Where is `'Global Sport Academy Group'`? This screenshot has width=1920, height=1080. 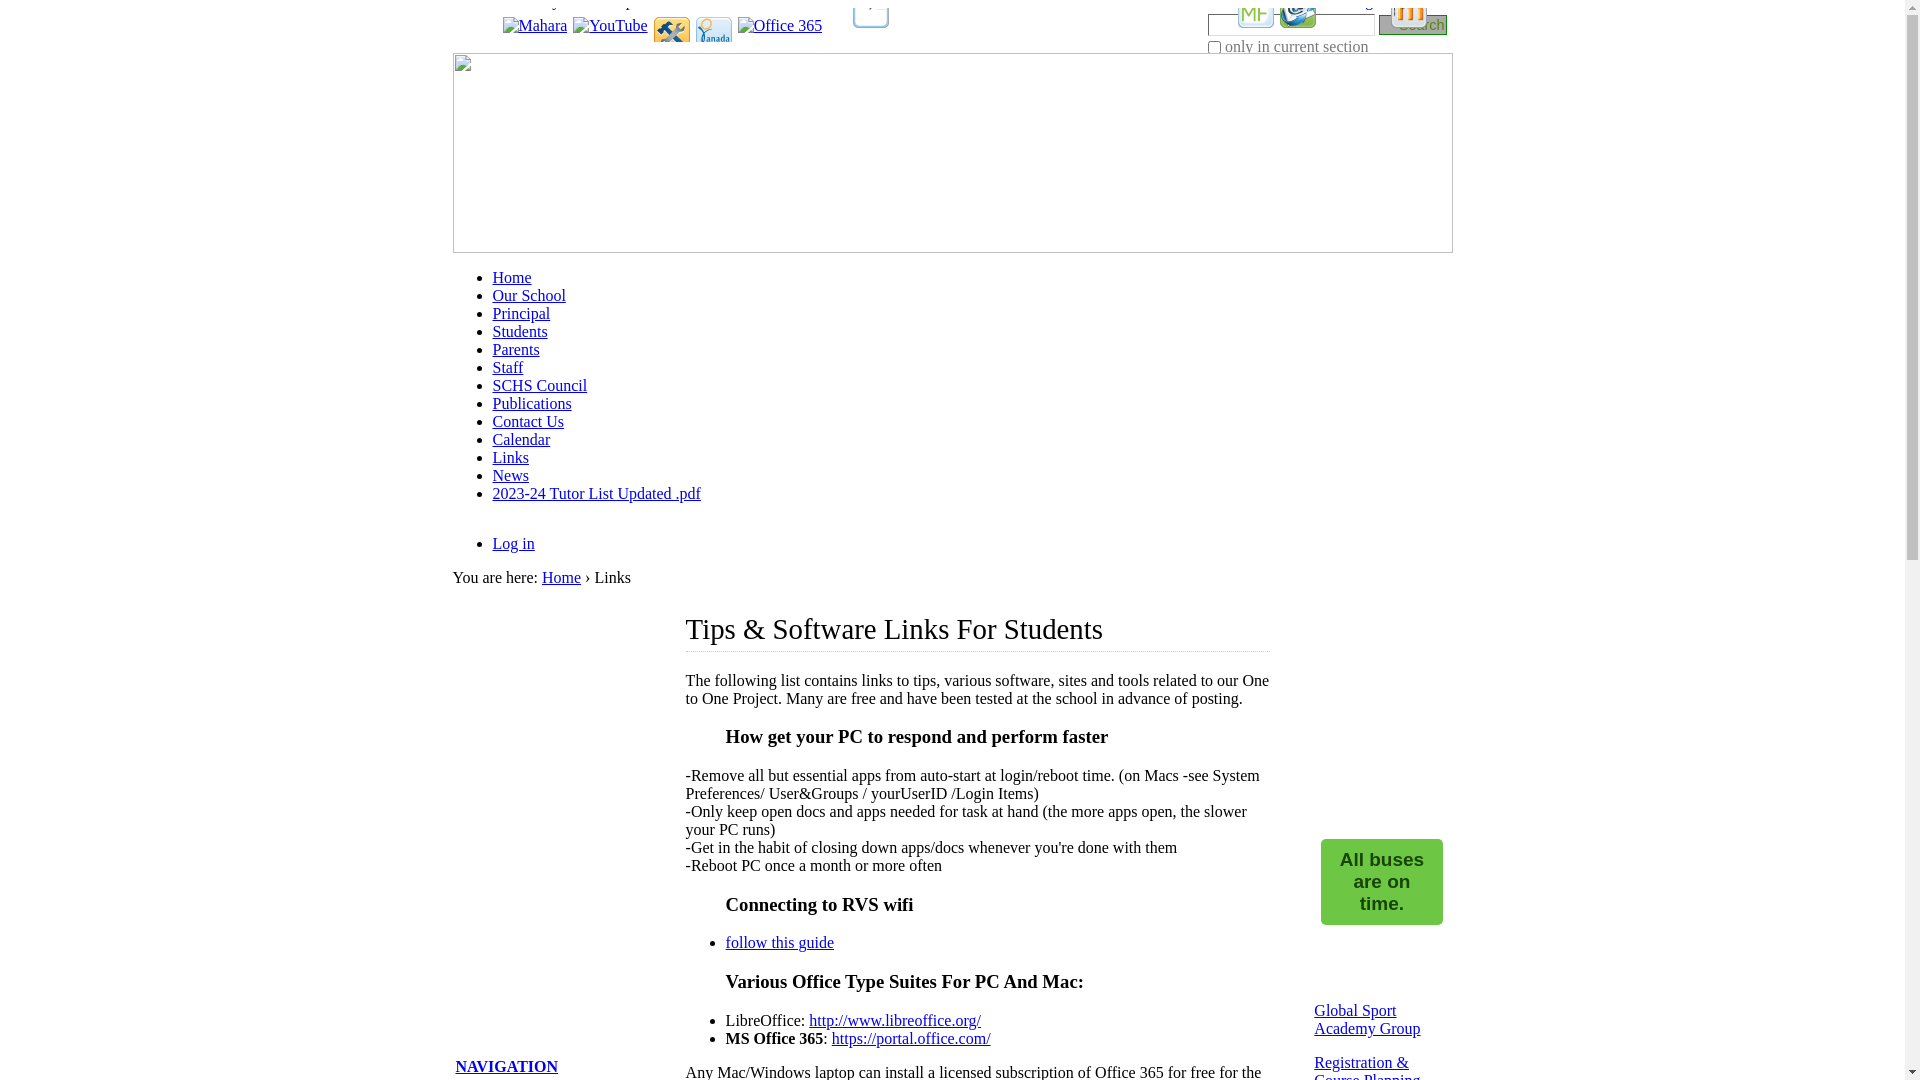
'Global Sport Academy Group' is located at coordinates (1314, 1019).